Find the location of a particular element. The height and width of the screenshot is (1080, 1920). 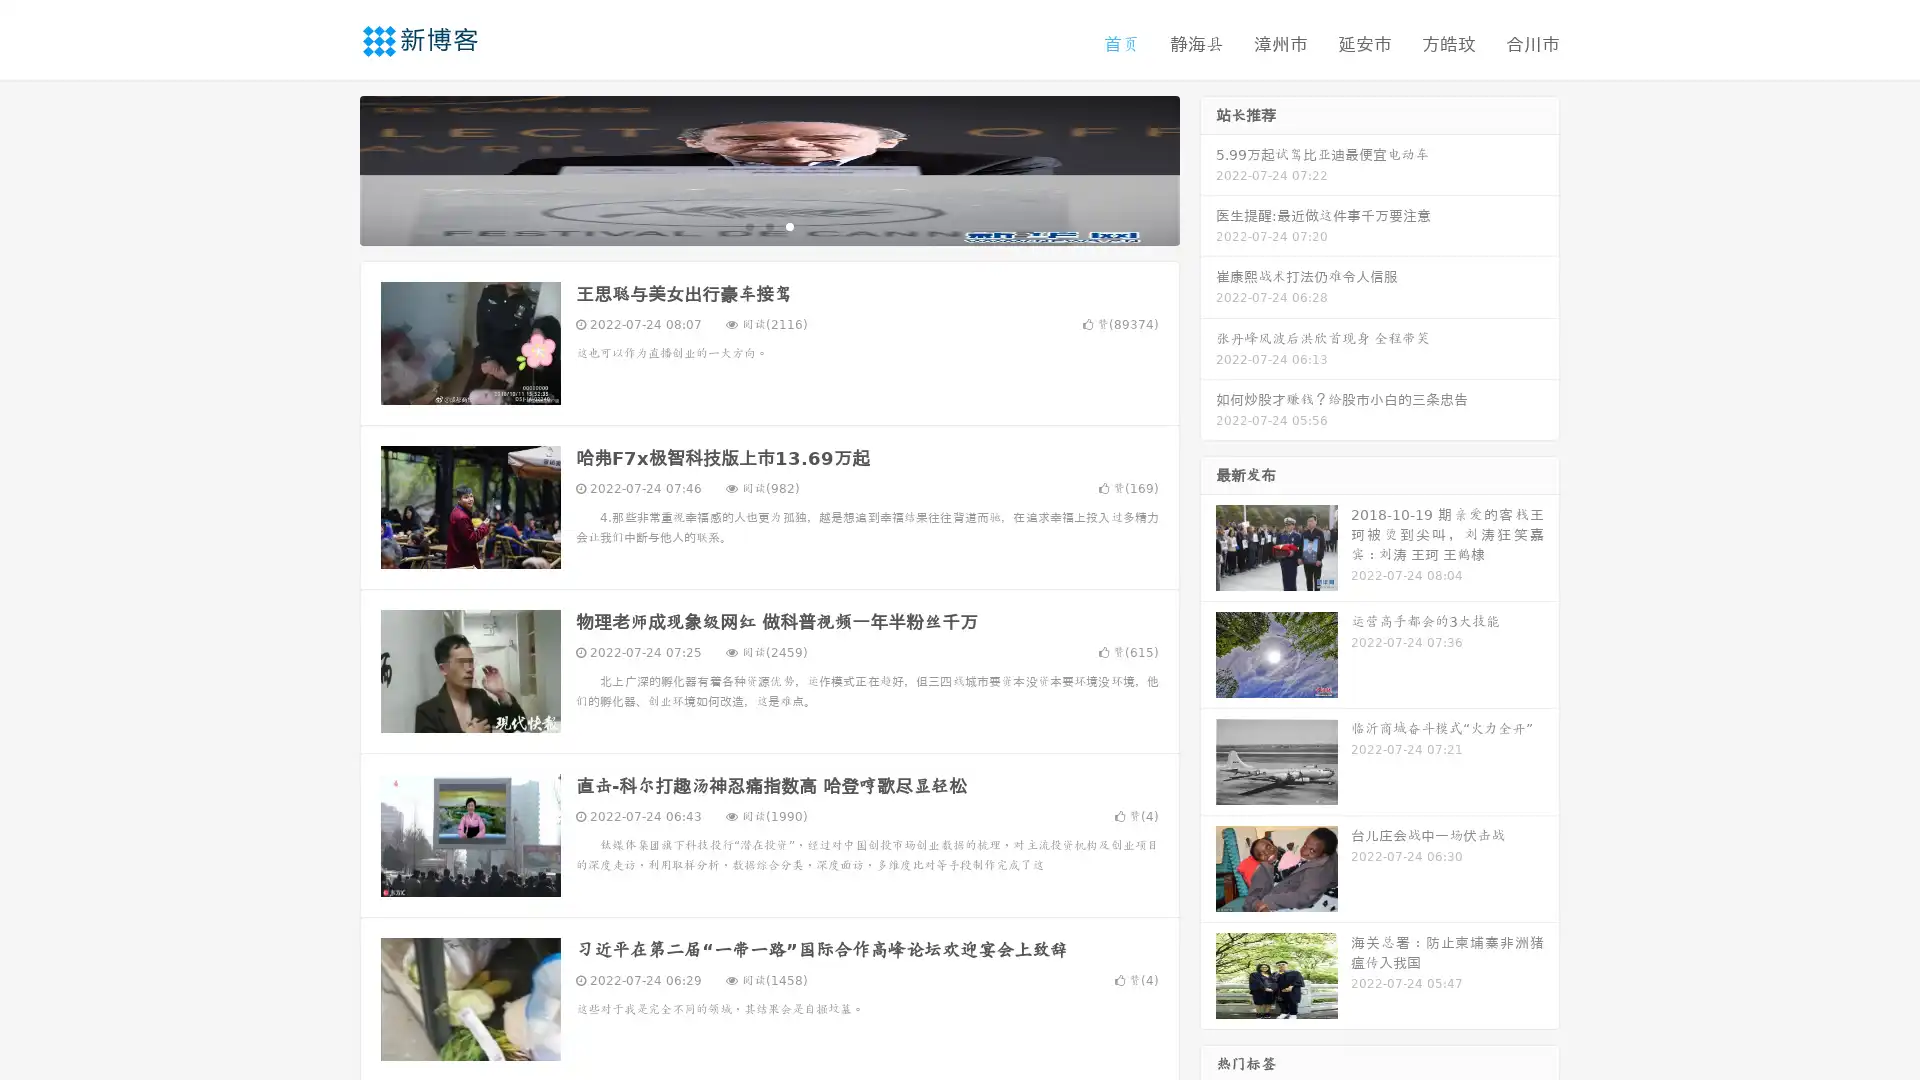

Previous slide is located at coordinates (330, 168).